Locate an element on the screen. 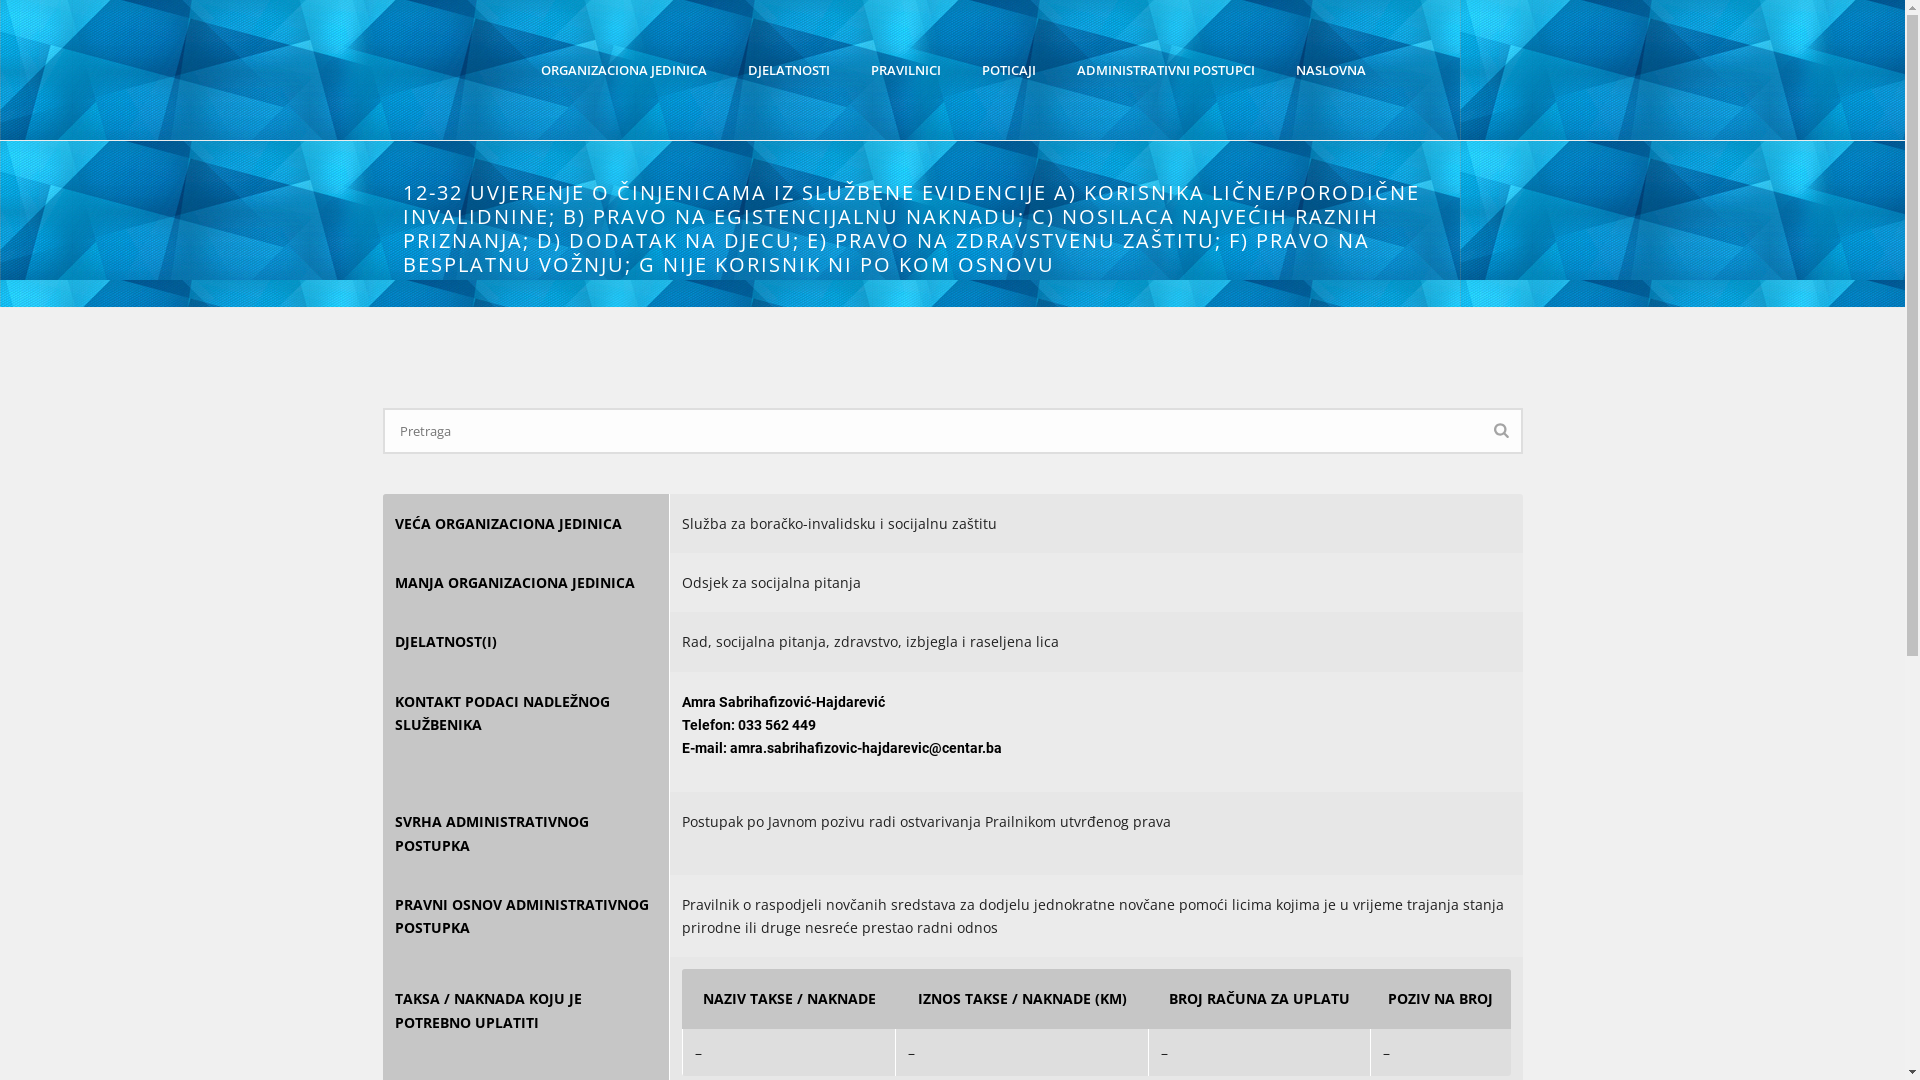 This screenshot has height=1080, width=1920. 'ORGANIZACIONA JEDINICA' is located at coordinates (622, 68).